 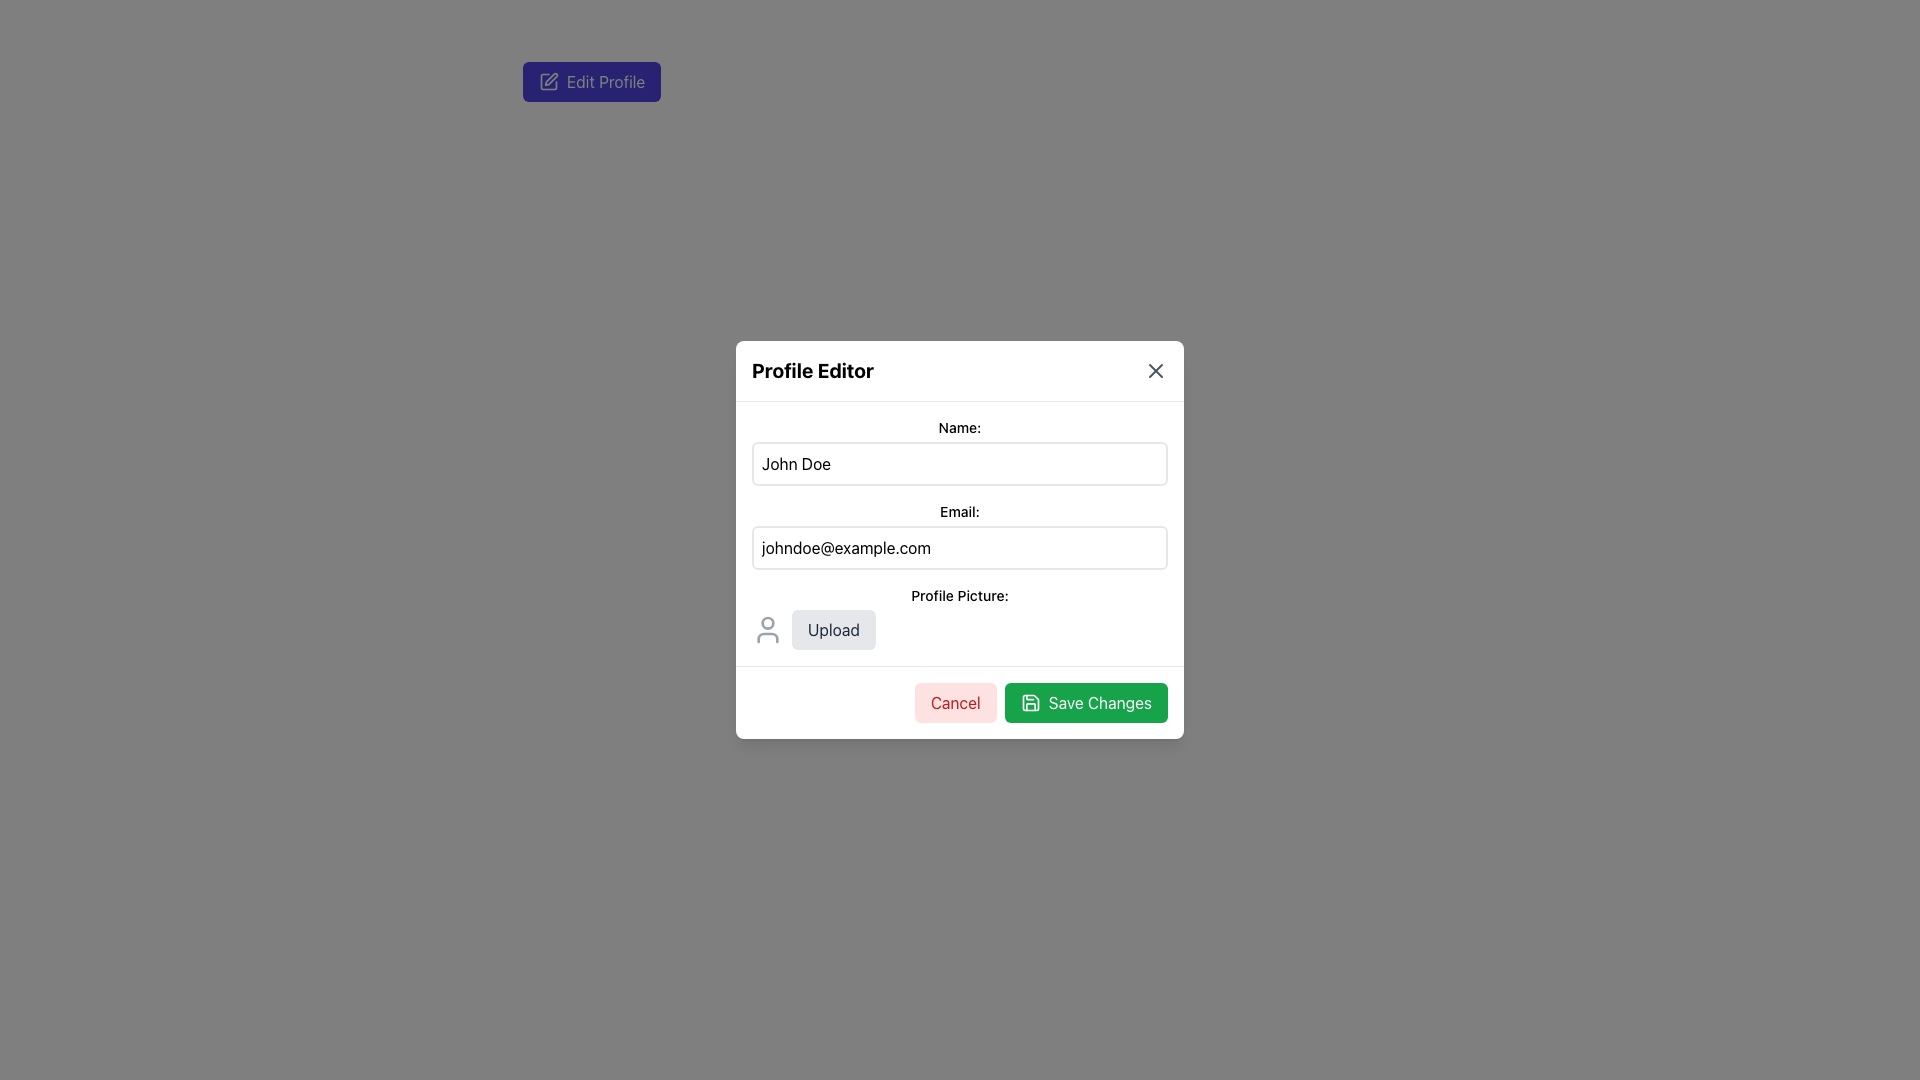 I want to click on the text label reading 'Profile Picture:' located within the 'Profile Editor' dialog box, positioned directly above the 'Upload' button, so click(x=960, y=595).